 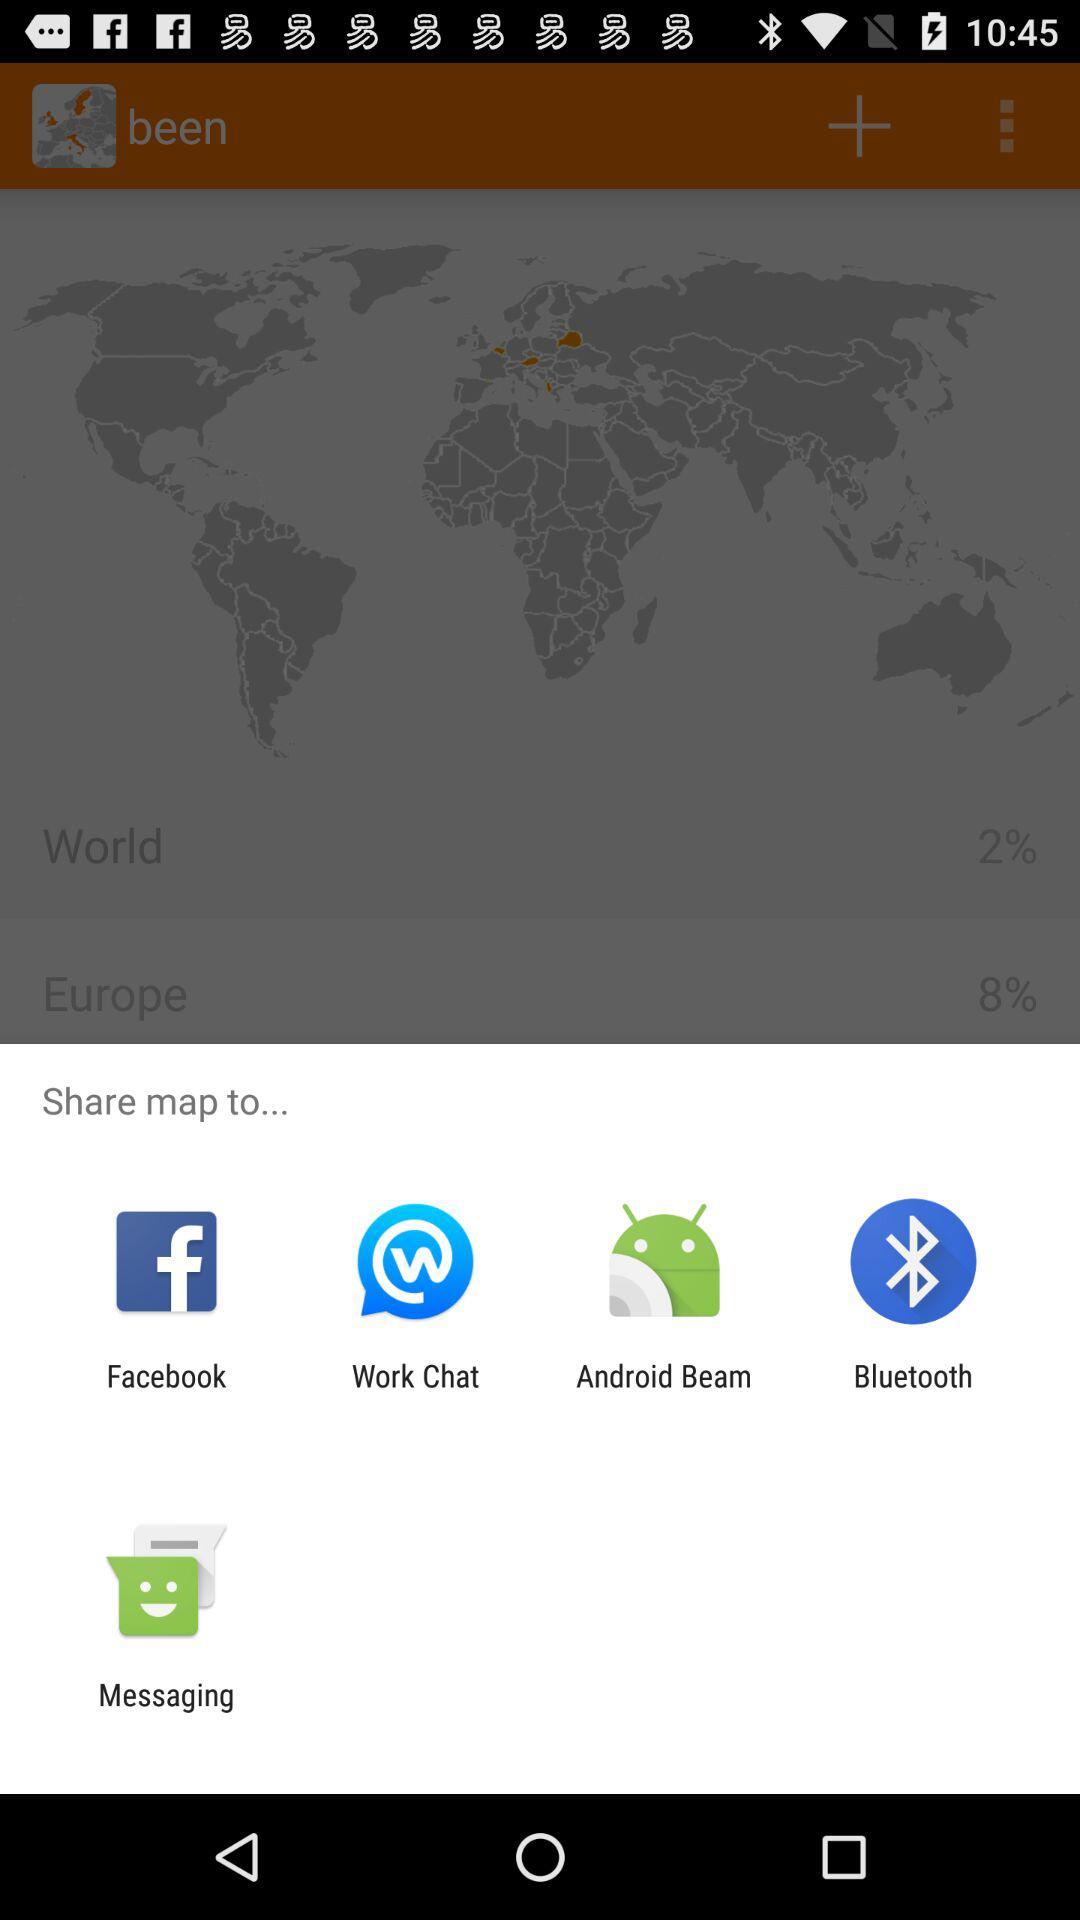 What do you see at coordinates (165, 1392) in the screenshot?
I see `the facebook icon` at bounding box center [165, 1392].